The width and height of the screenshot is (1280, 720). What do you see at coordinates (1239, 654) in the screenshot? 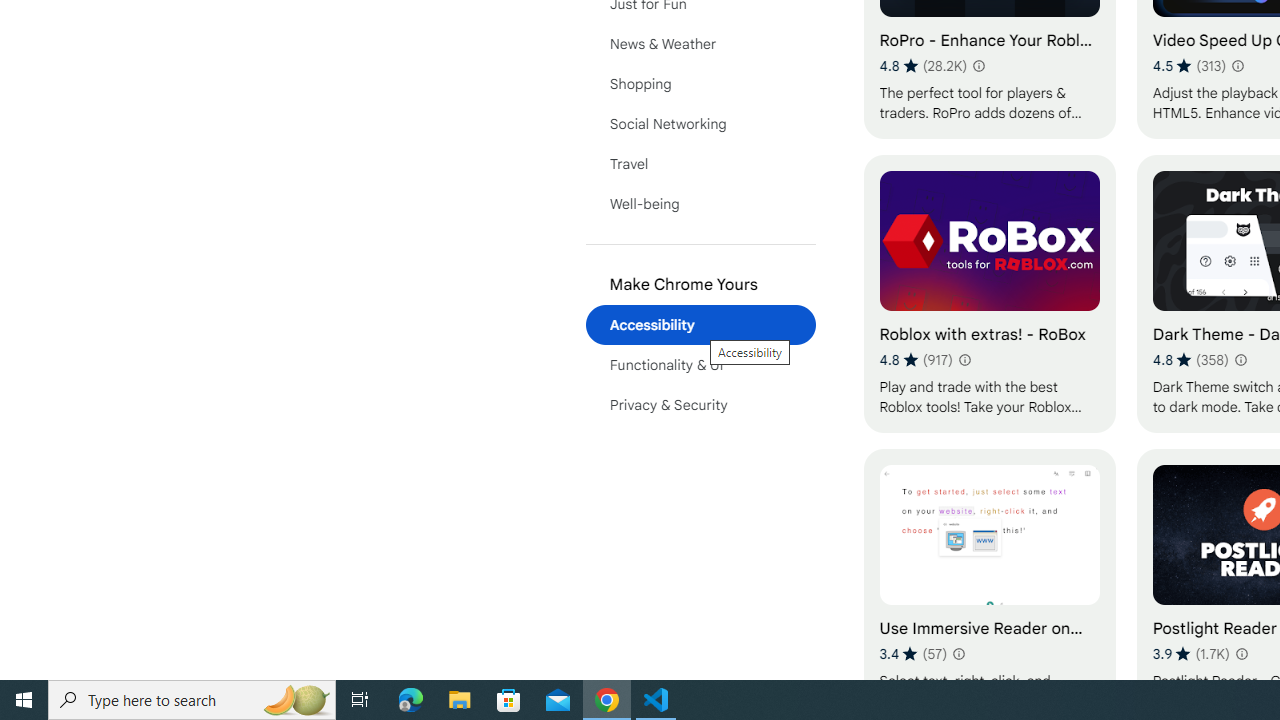
I see `'Learn more about results and reviews "Postlight Reader"'` at bounding box center [1239, 654].